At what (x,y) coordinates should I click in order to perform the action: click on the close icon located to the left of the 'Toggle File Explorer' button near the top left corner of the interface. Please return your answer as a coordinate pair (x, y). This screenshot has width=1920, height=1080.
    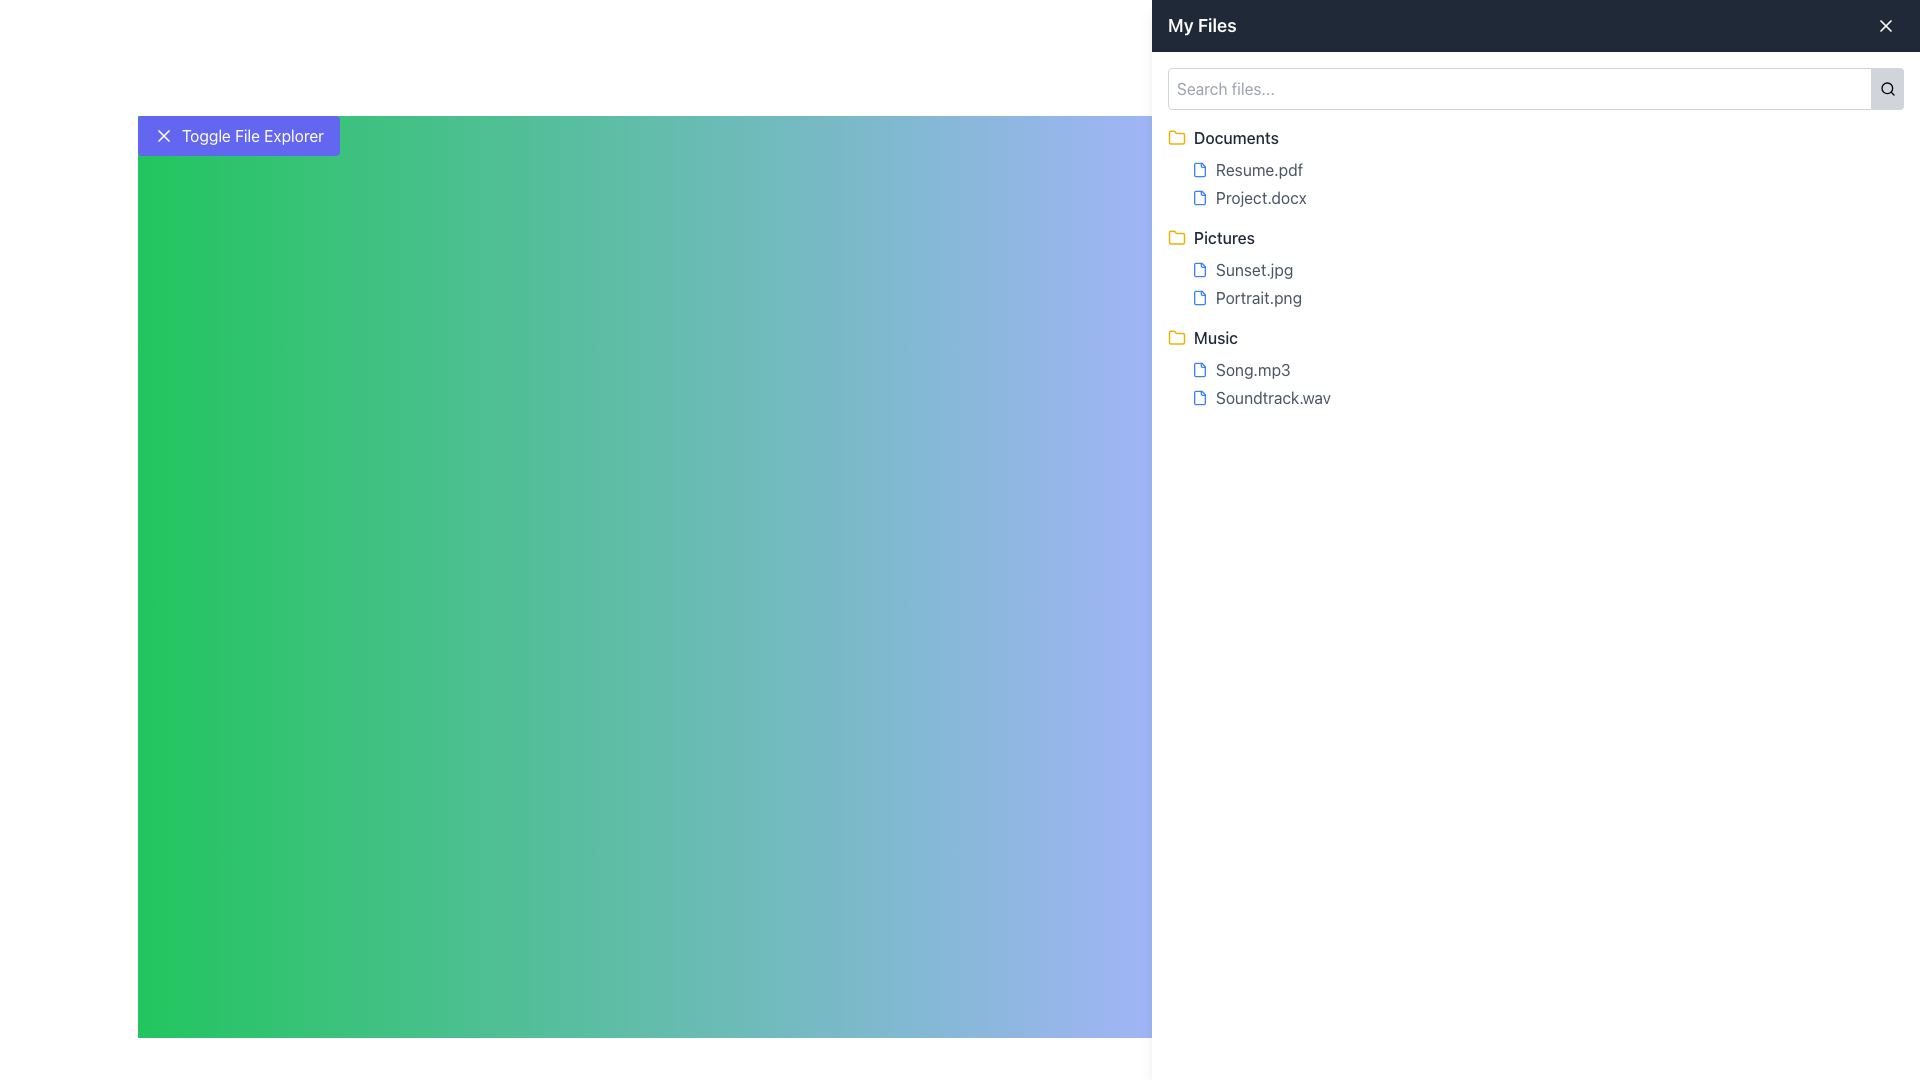
    Looking at the image, I should click on (163, 135).